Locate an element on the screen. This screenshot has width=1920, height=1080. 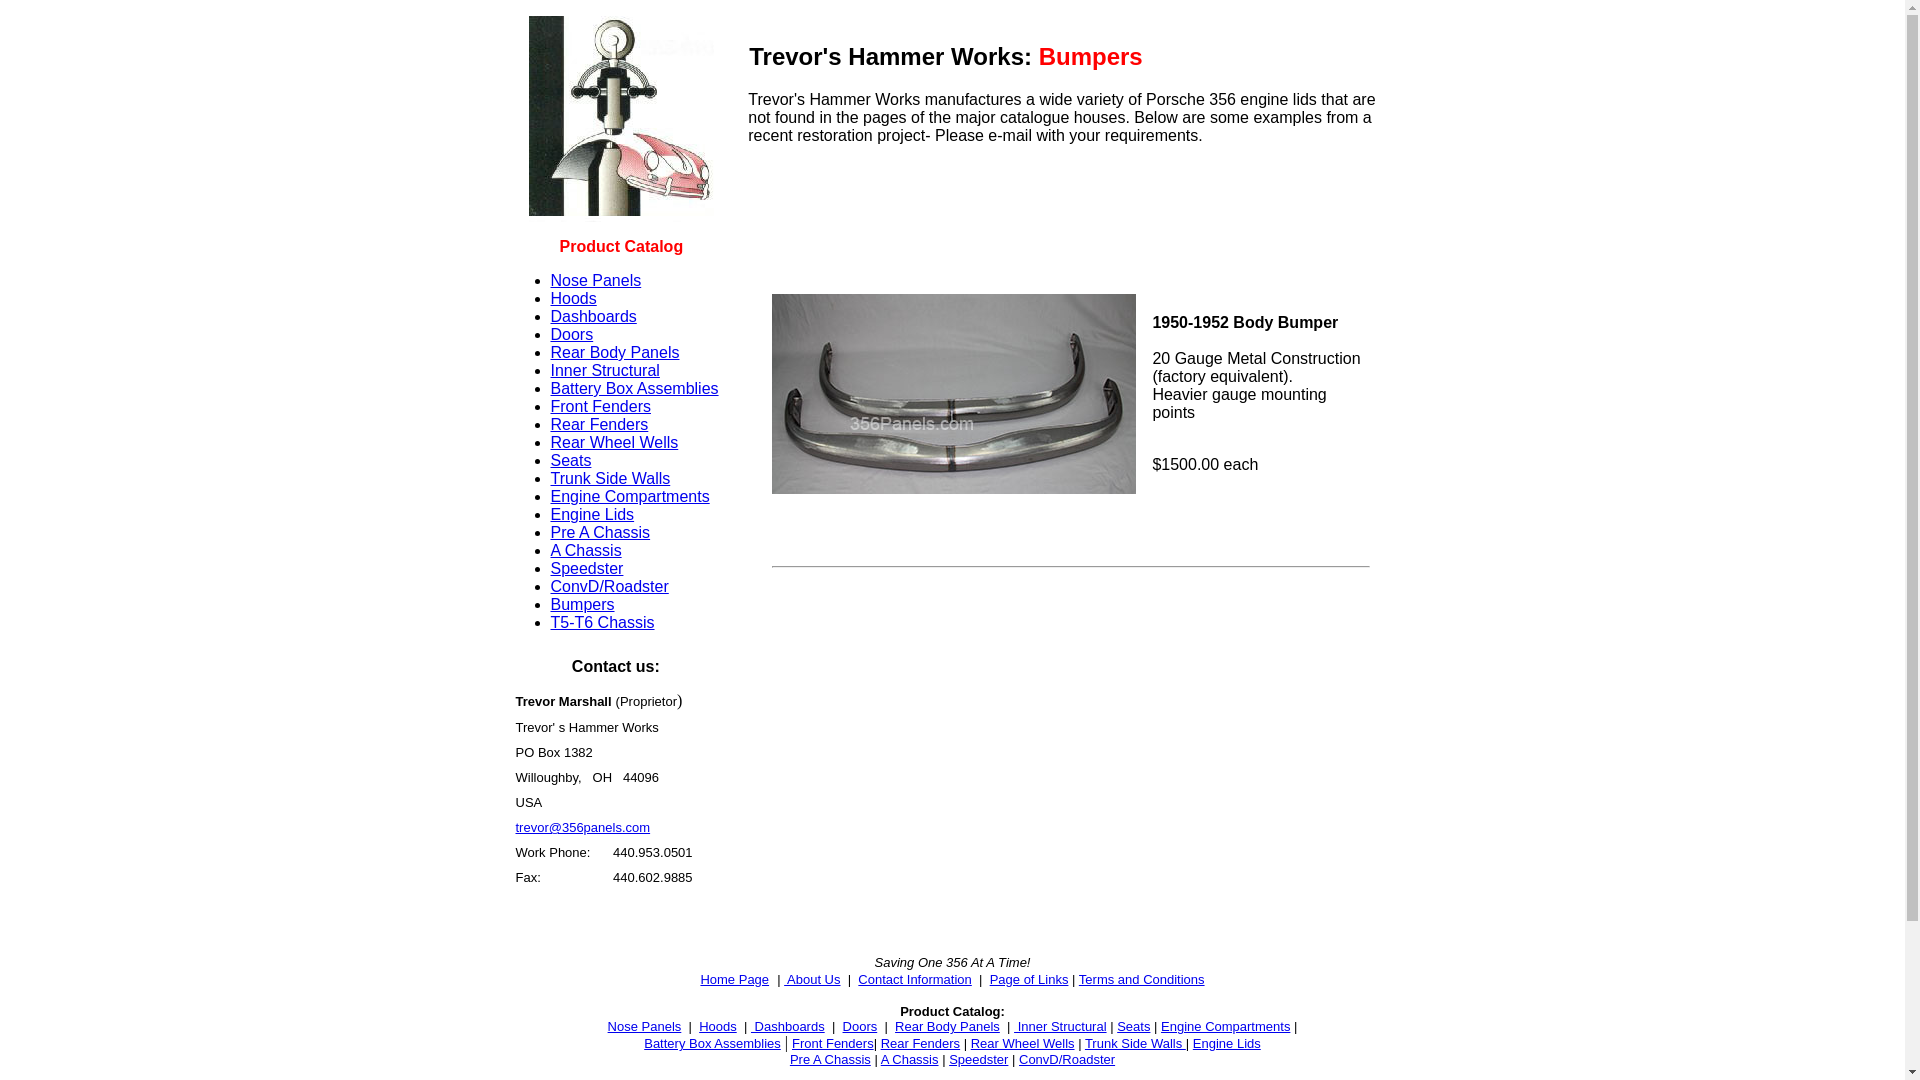
'Battery Box Assemblies' is located at coordinates (712, 1042).